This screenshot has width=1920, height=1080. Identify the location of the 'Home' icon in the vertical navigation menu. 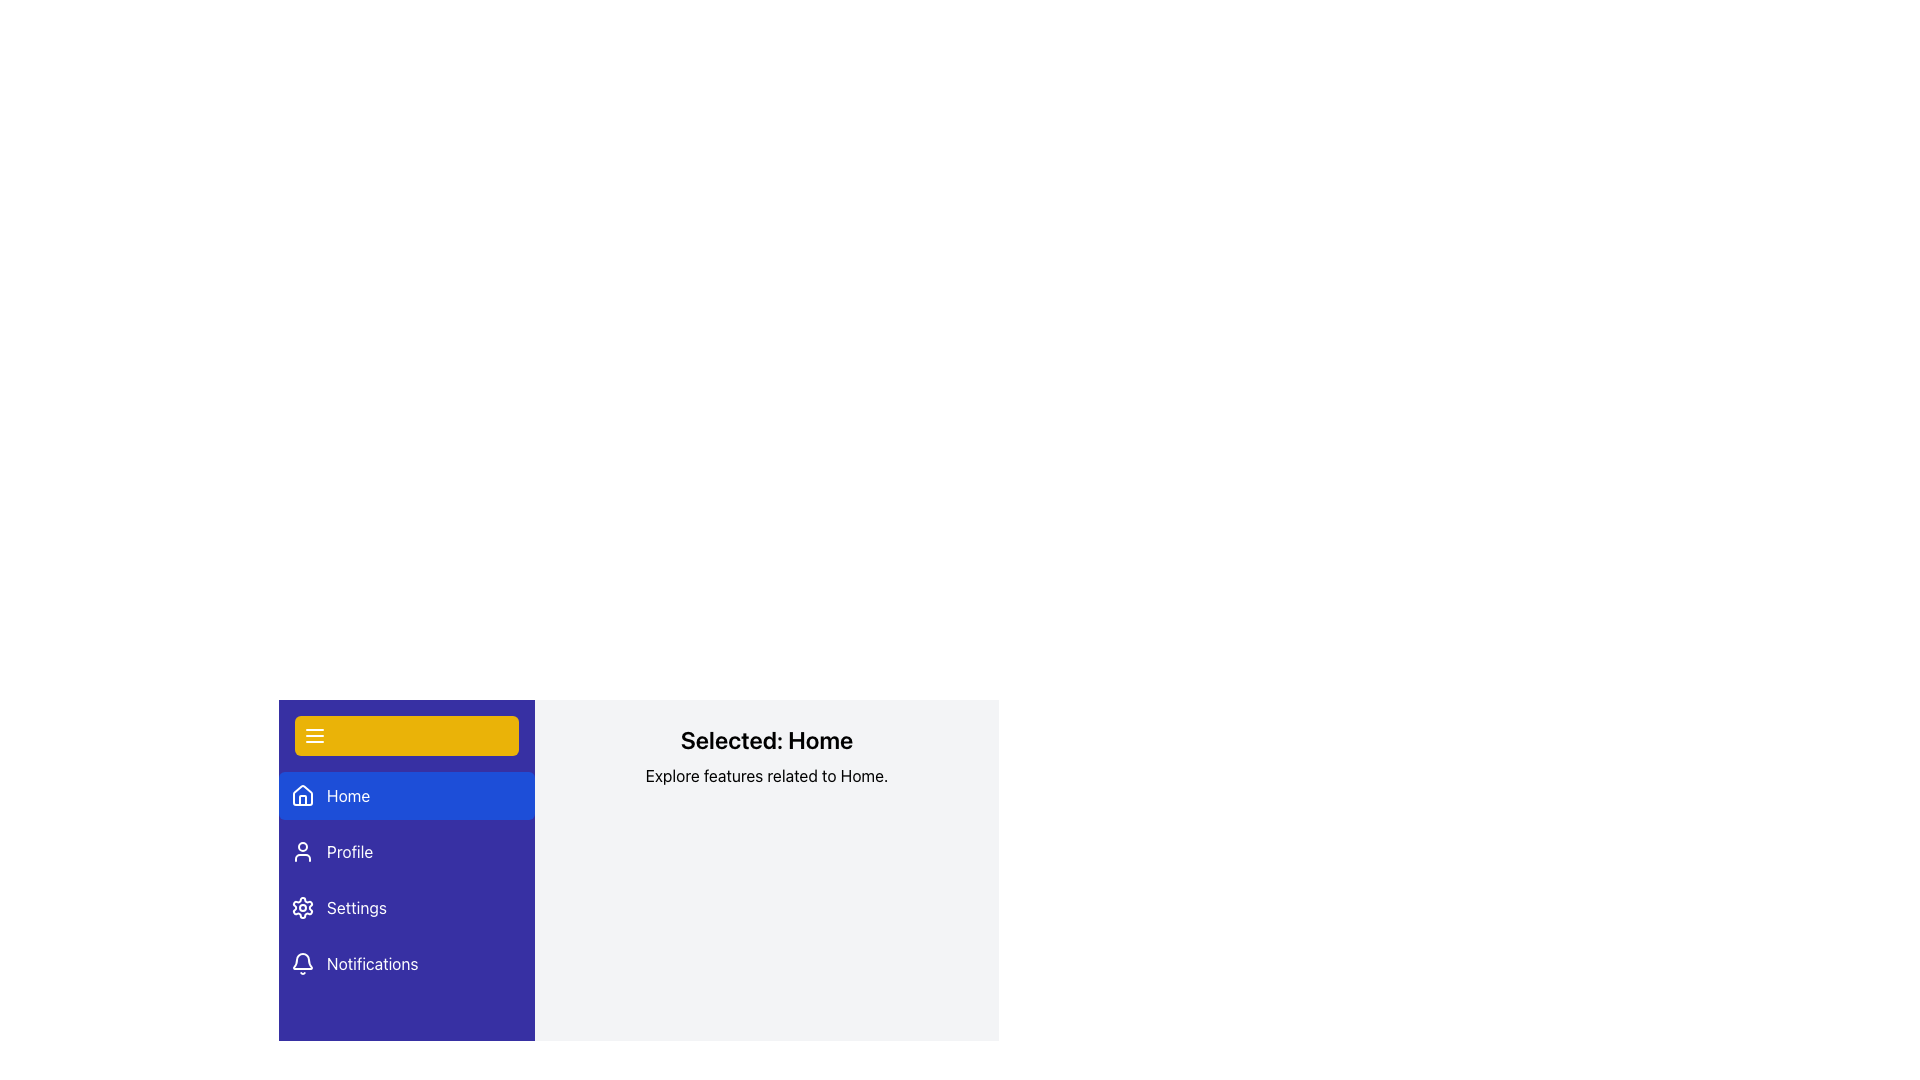
(301, 793).